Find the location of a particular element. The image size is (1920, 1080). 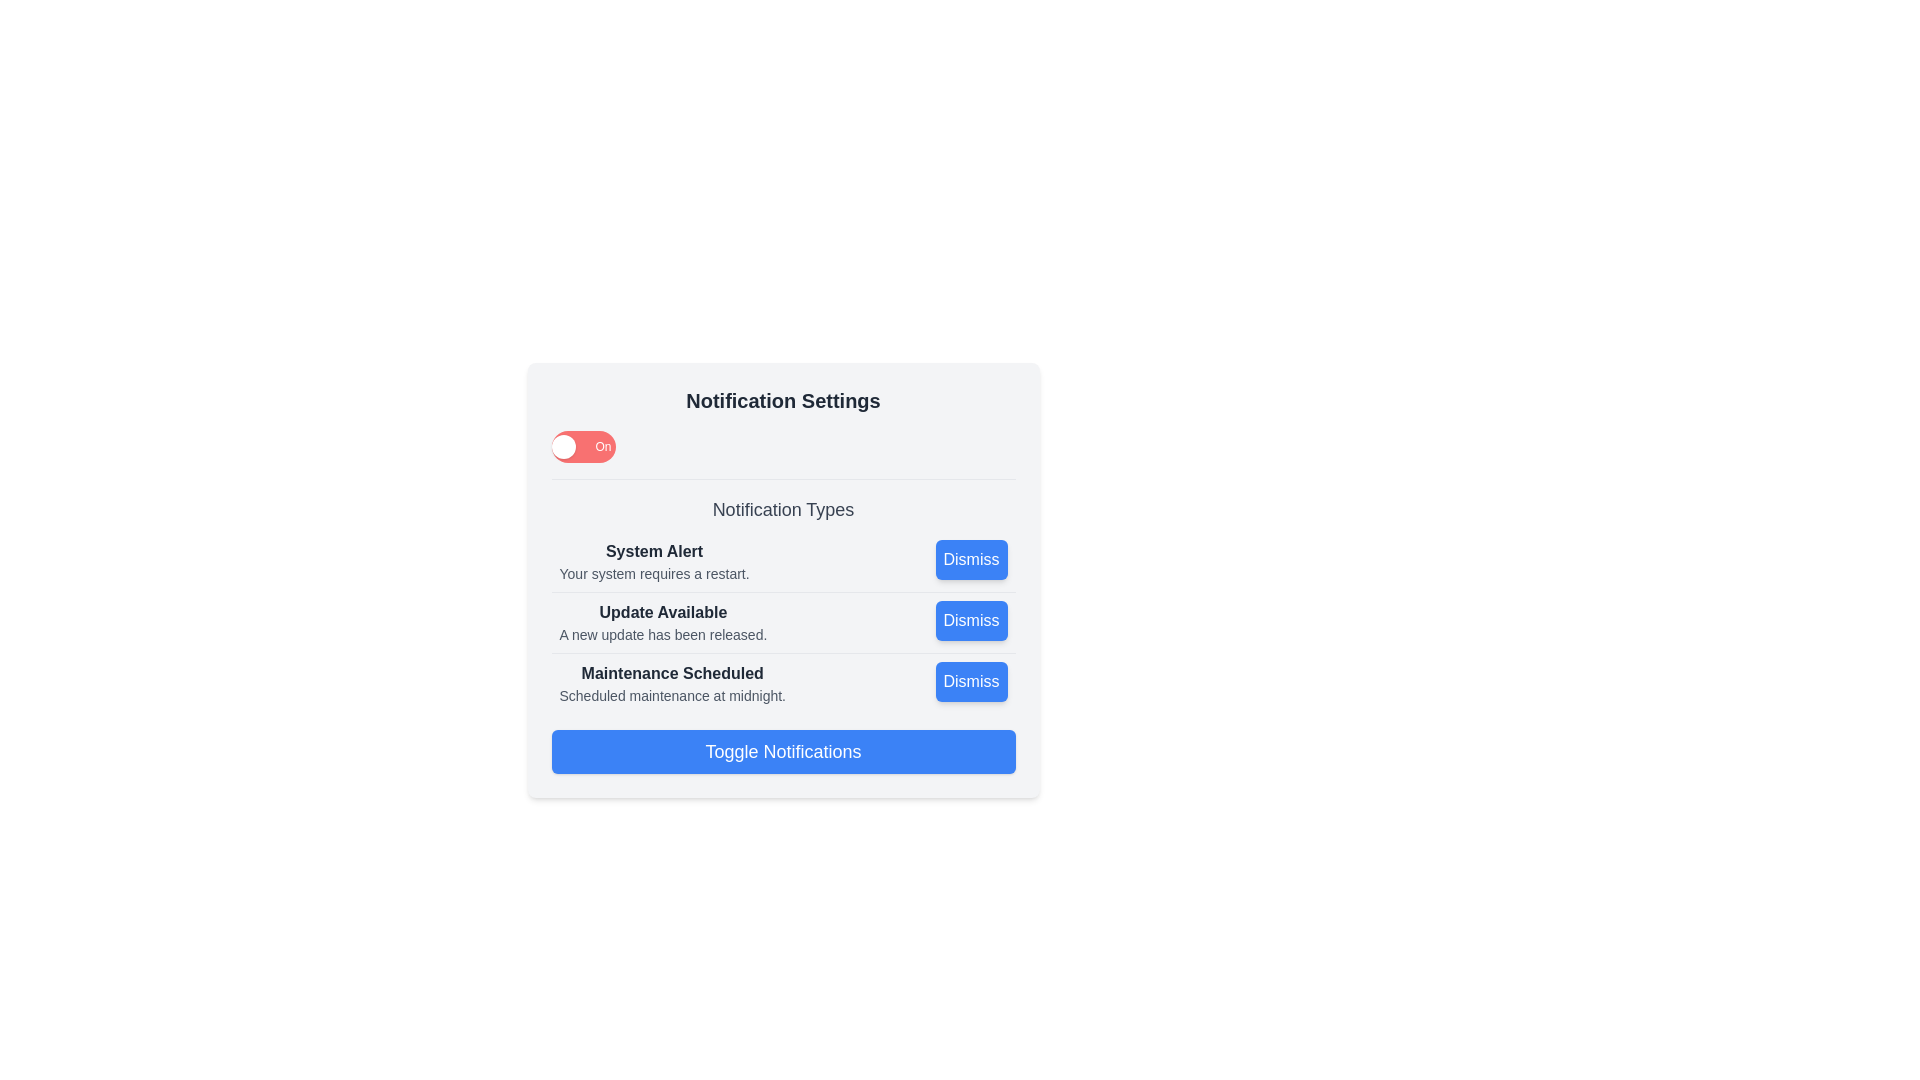

text label that displays 'Scheduled maintenance at midnight.' located beneath the heading 'Maintenance Scheduled' in the notification section is located at coordinates (672, 694).